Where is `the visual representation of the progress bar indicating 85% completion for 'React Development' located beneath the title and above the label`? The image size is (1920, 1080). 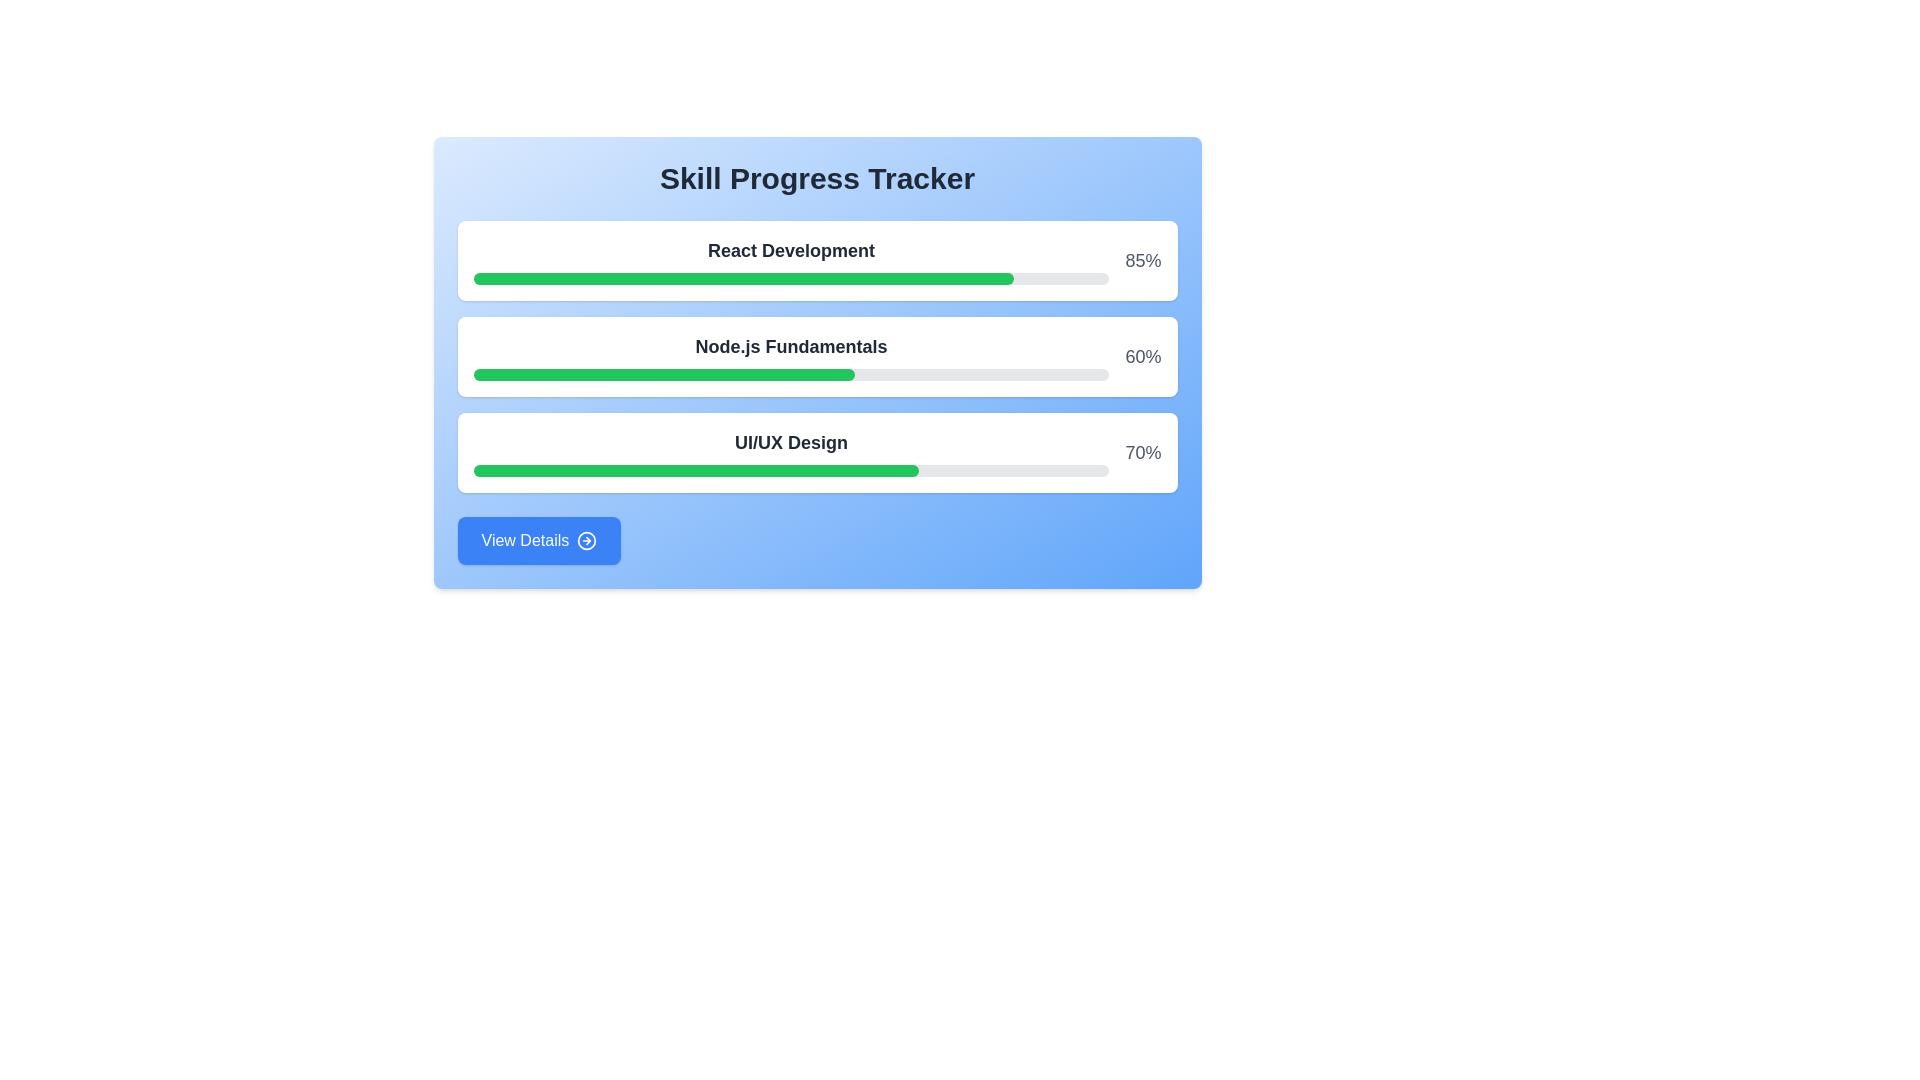 the visual representation of the progress bar indicating 85% completion for 'React Development' located beneath the title and above the label is located at coordinates (790, 278).